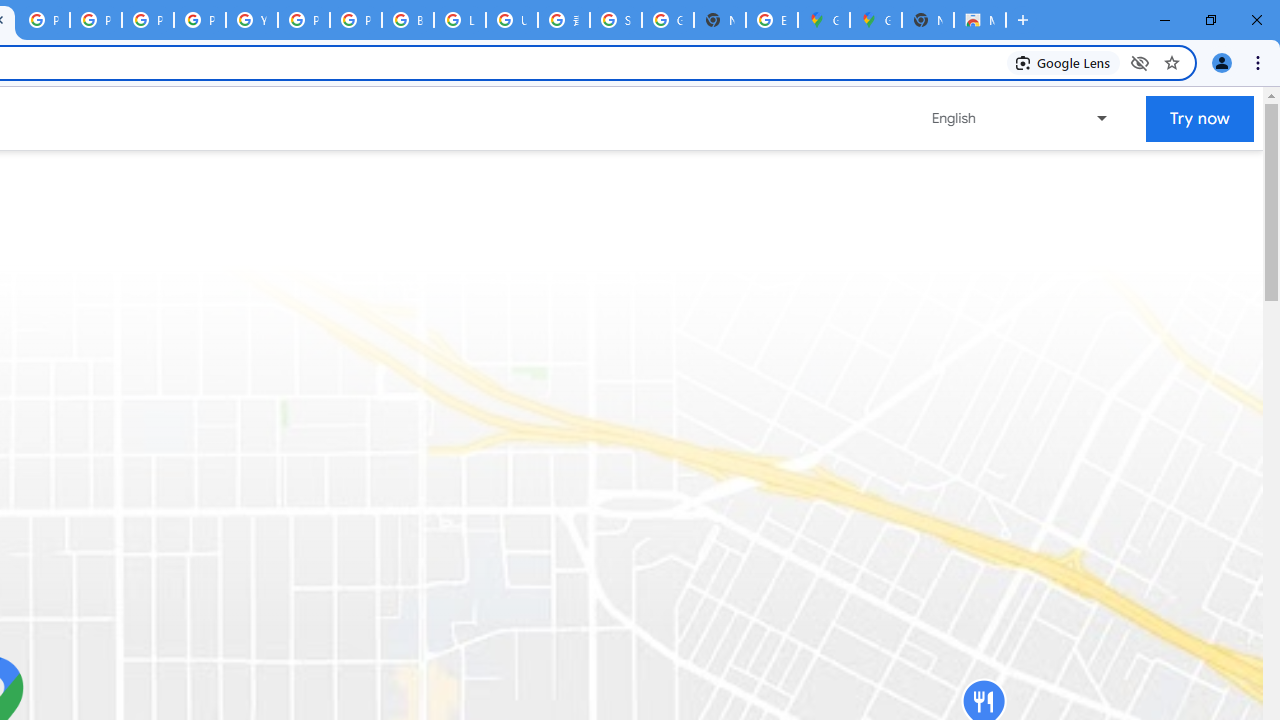 Image resolution: width=1280 pixels, height=720 pixels. I want to click on 'YouTube', so click(251, 20).